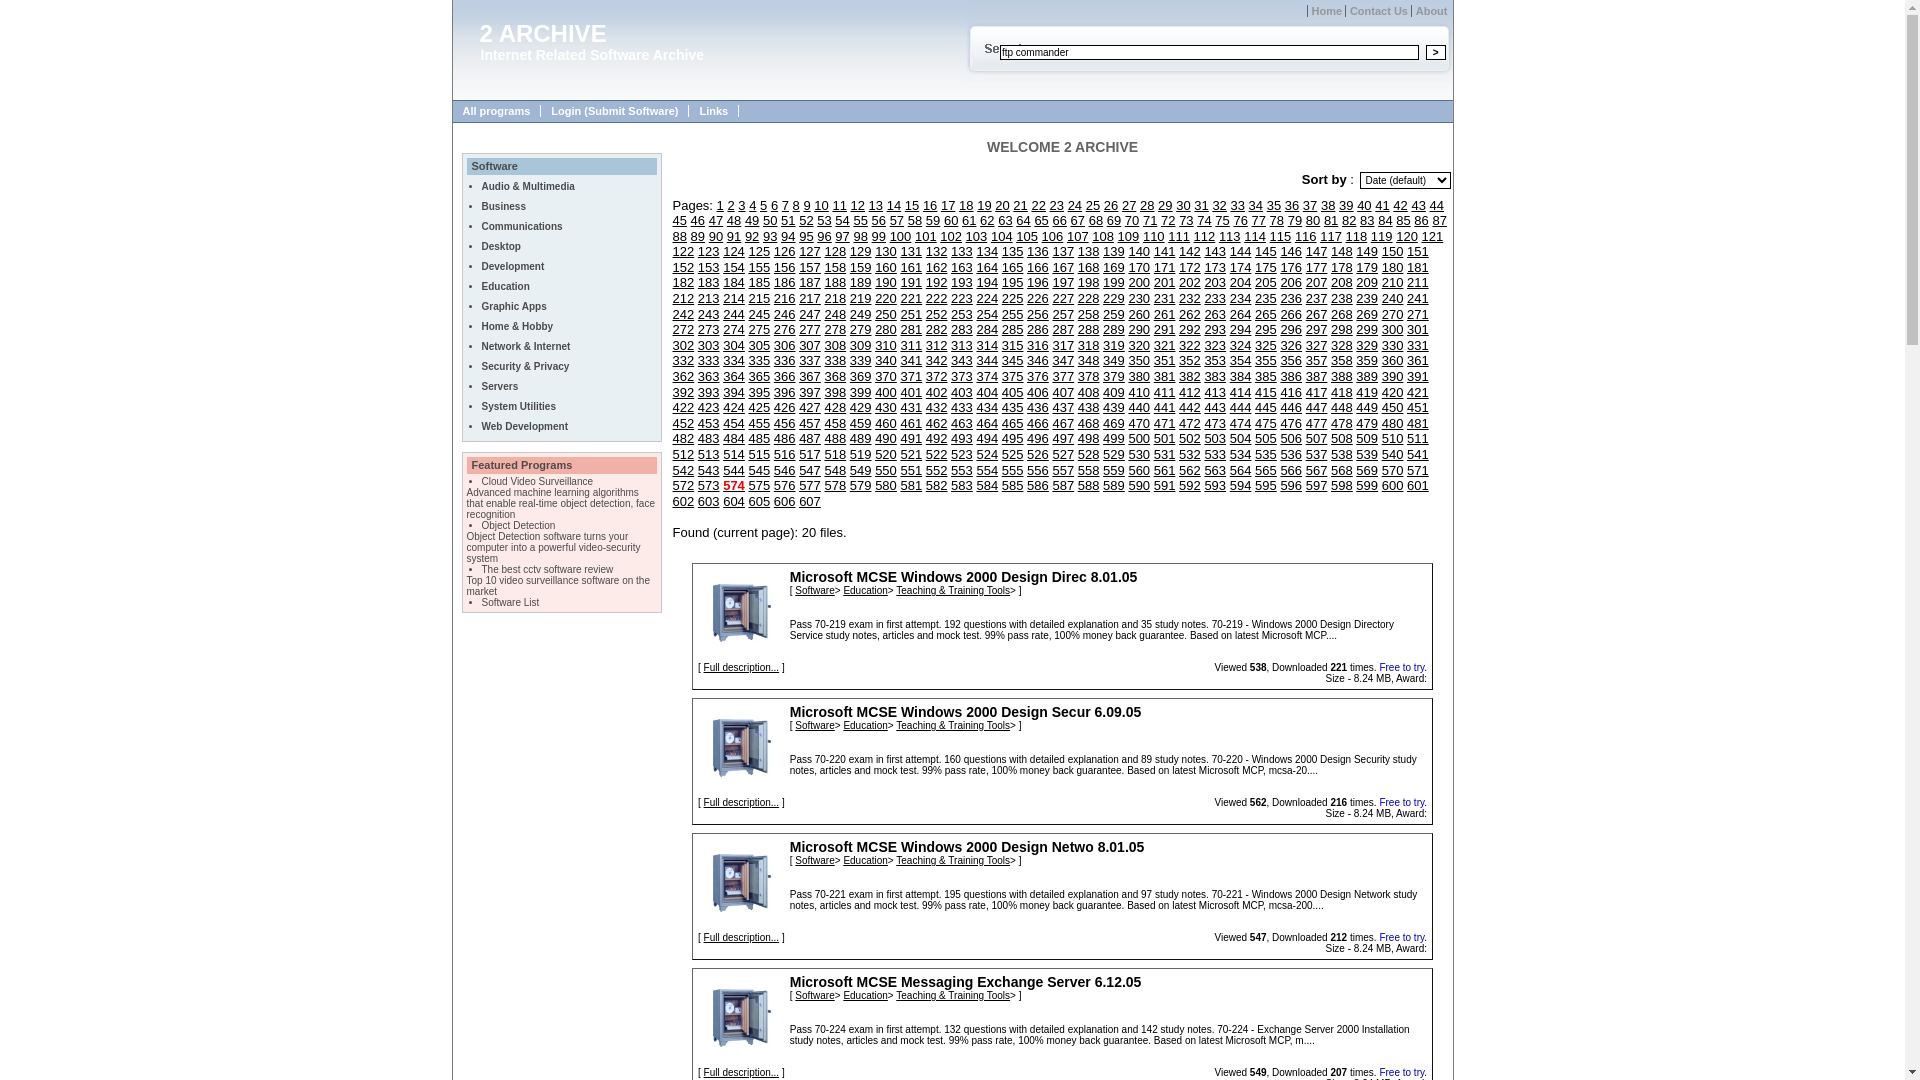 The image size is (1920, 1080). I want to click on '87', so click(1438, 220).